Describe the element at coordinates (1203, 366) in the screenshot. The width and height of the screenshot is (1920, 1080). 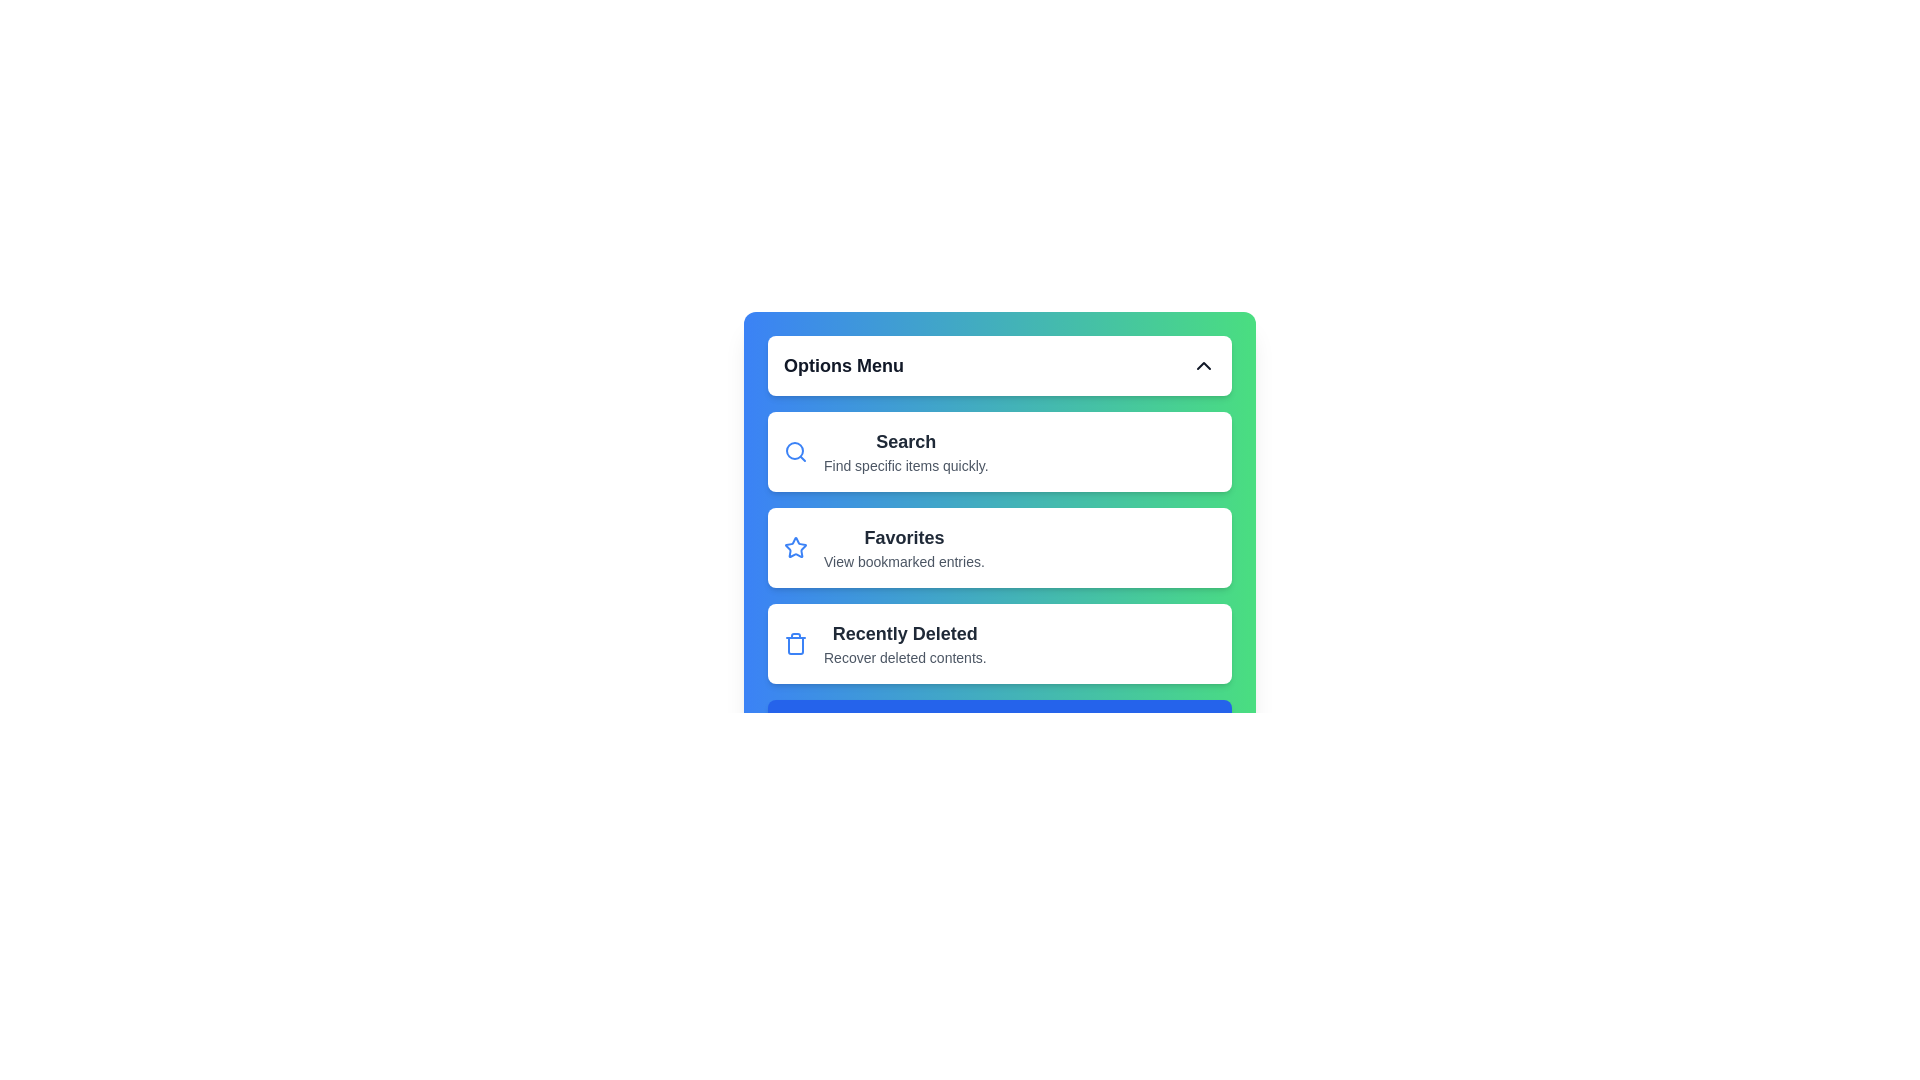
I see `the Chevron icon in the 'Options Menu' header section` at that location.